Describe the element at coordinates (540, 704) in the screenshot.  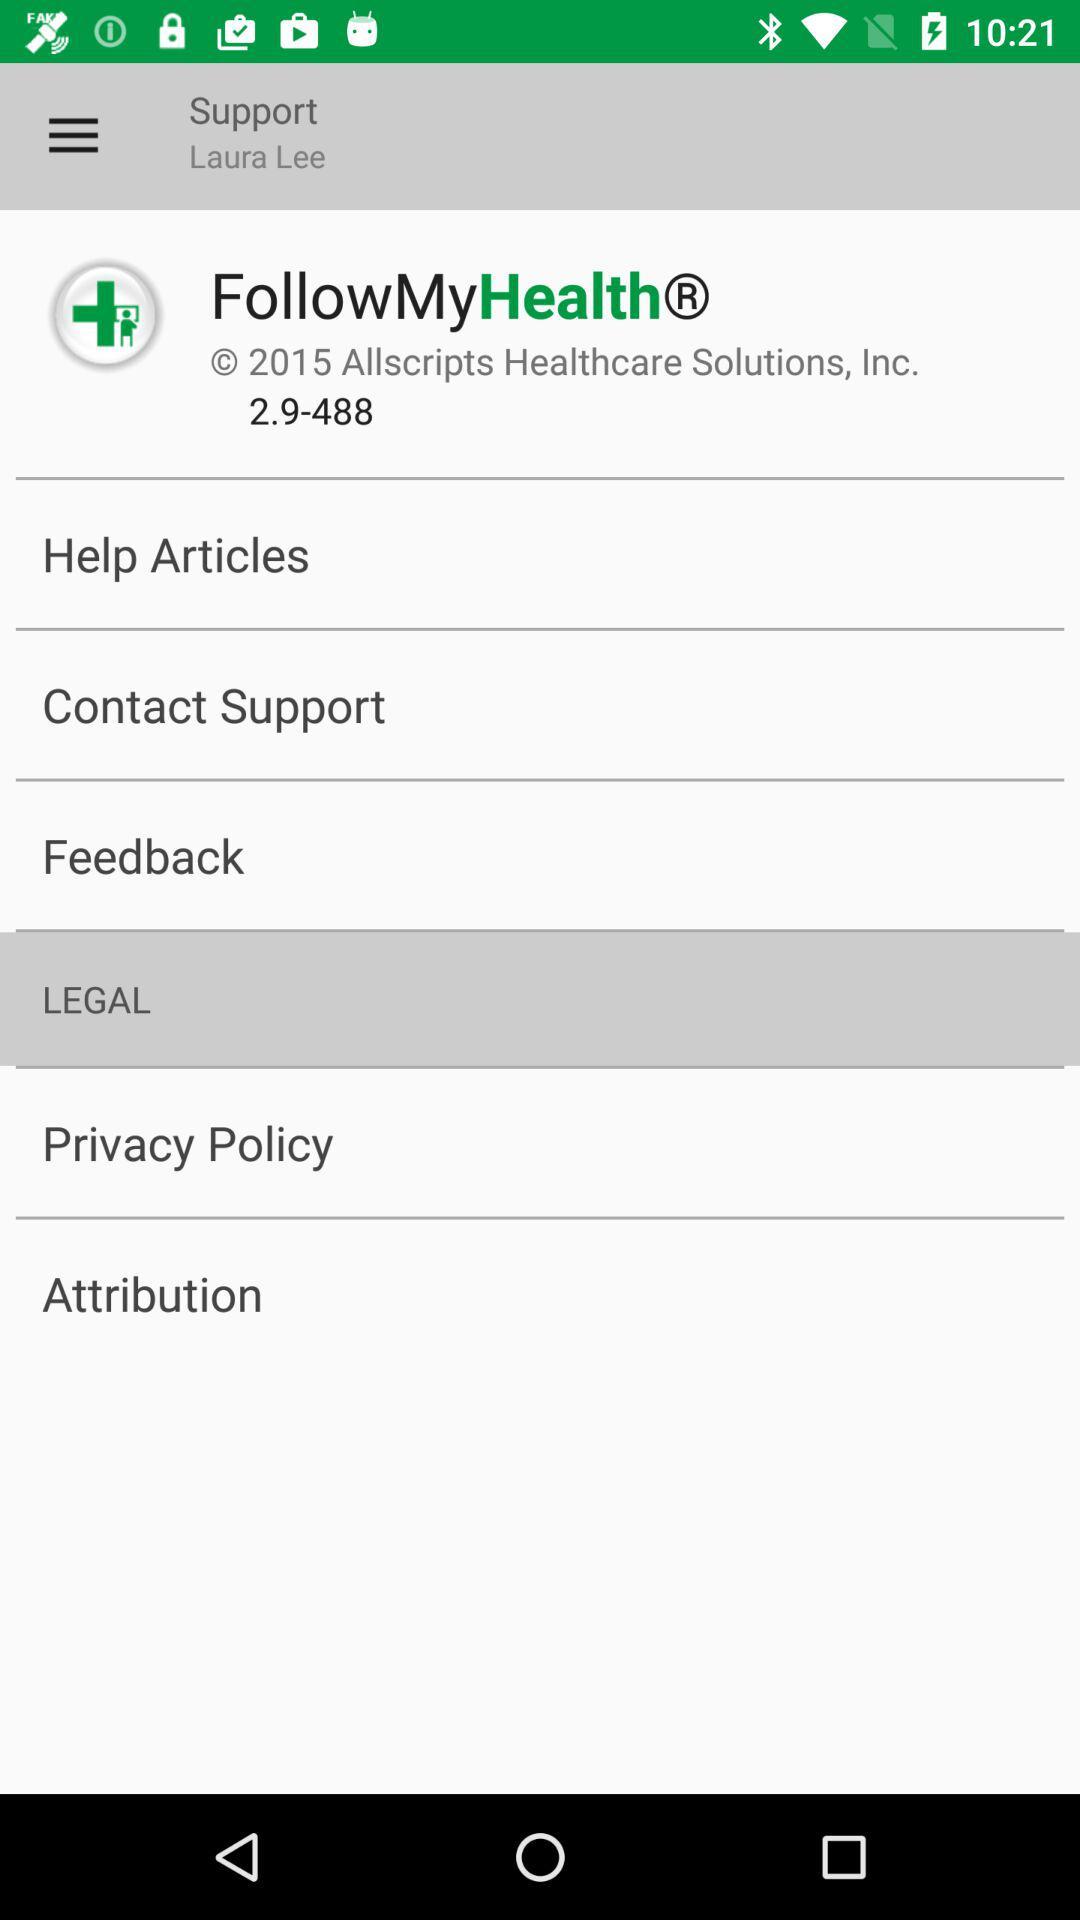
I see `contact support` at that location.